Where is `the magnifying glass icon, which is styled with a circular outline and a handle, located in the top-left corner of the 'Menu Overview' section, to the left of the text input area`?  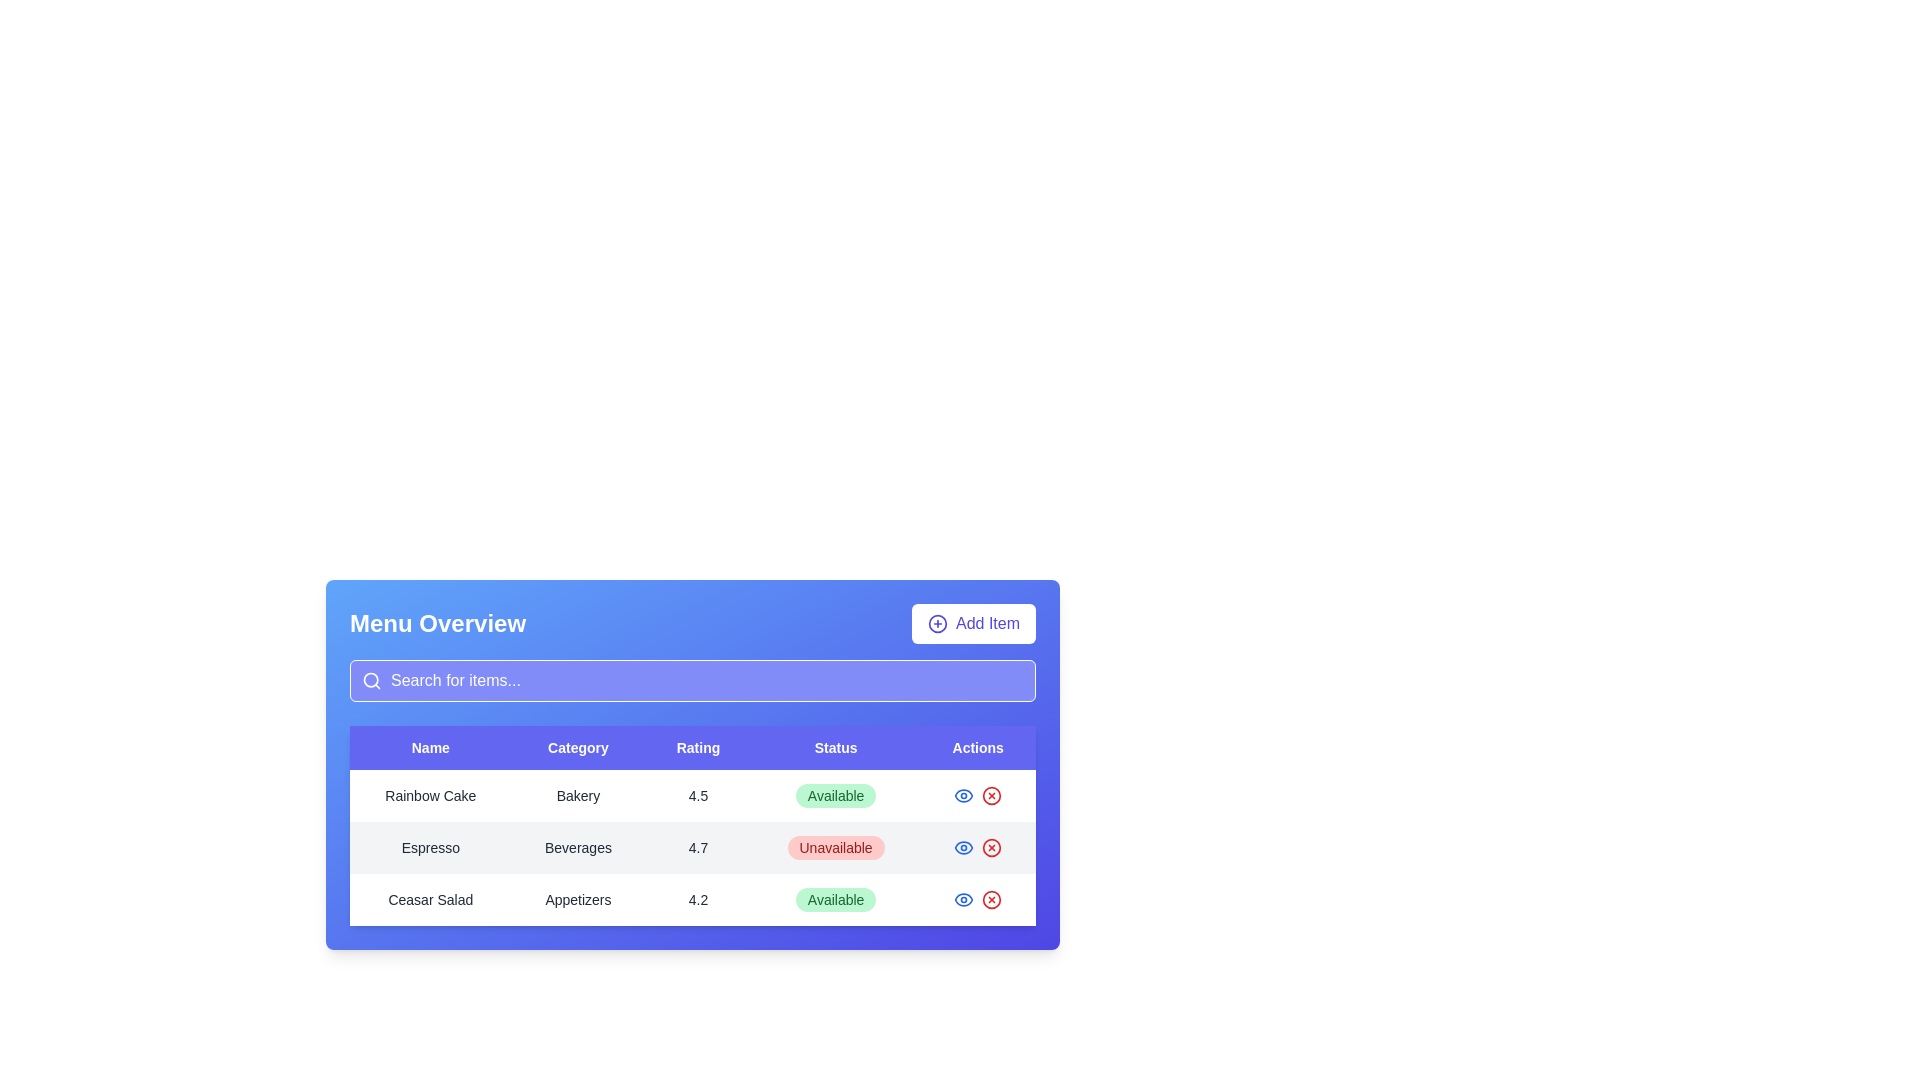 the magnifying glass icon, which is styled with a circular outline and a handle, located in the top-left corner of the 'Menu Overview' section, to the left of the text input area is located at coordinates (372, 680).